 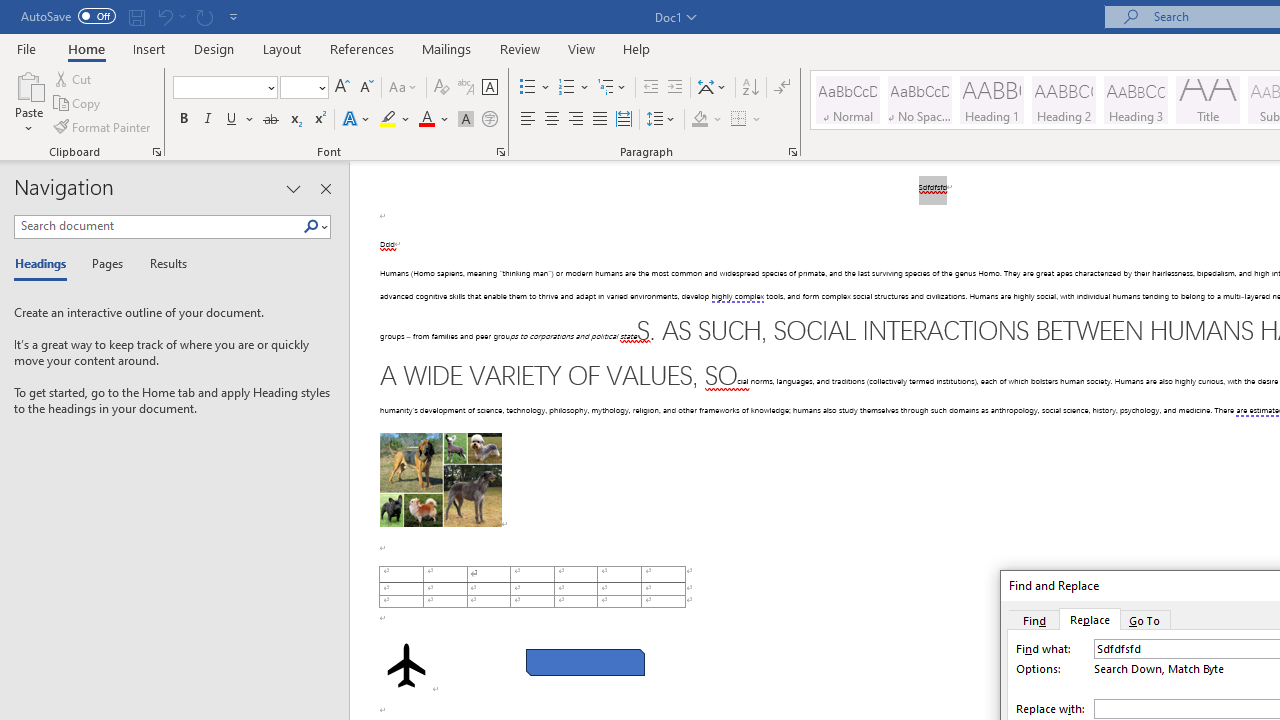 I want to click on 'Font...', so click(x=501, y=150).